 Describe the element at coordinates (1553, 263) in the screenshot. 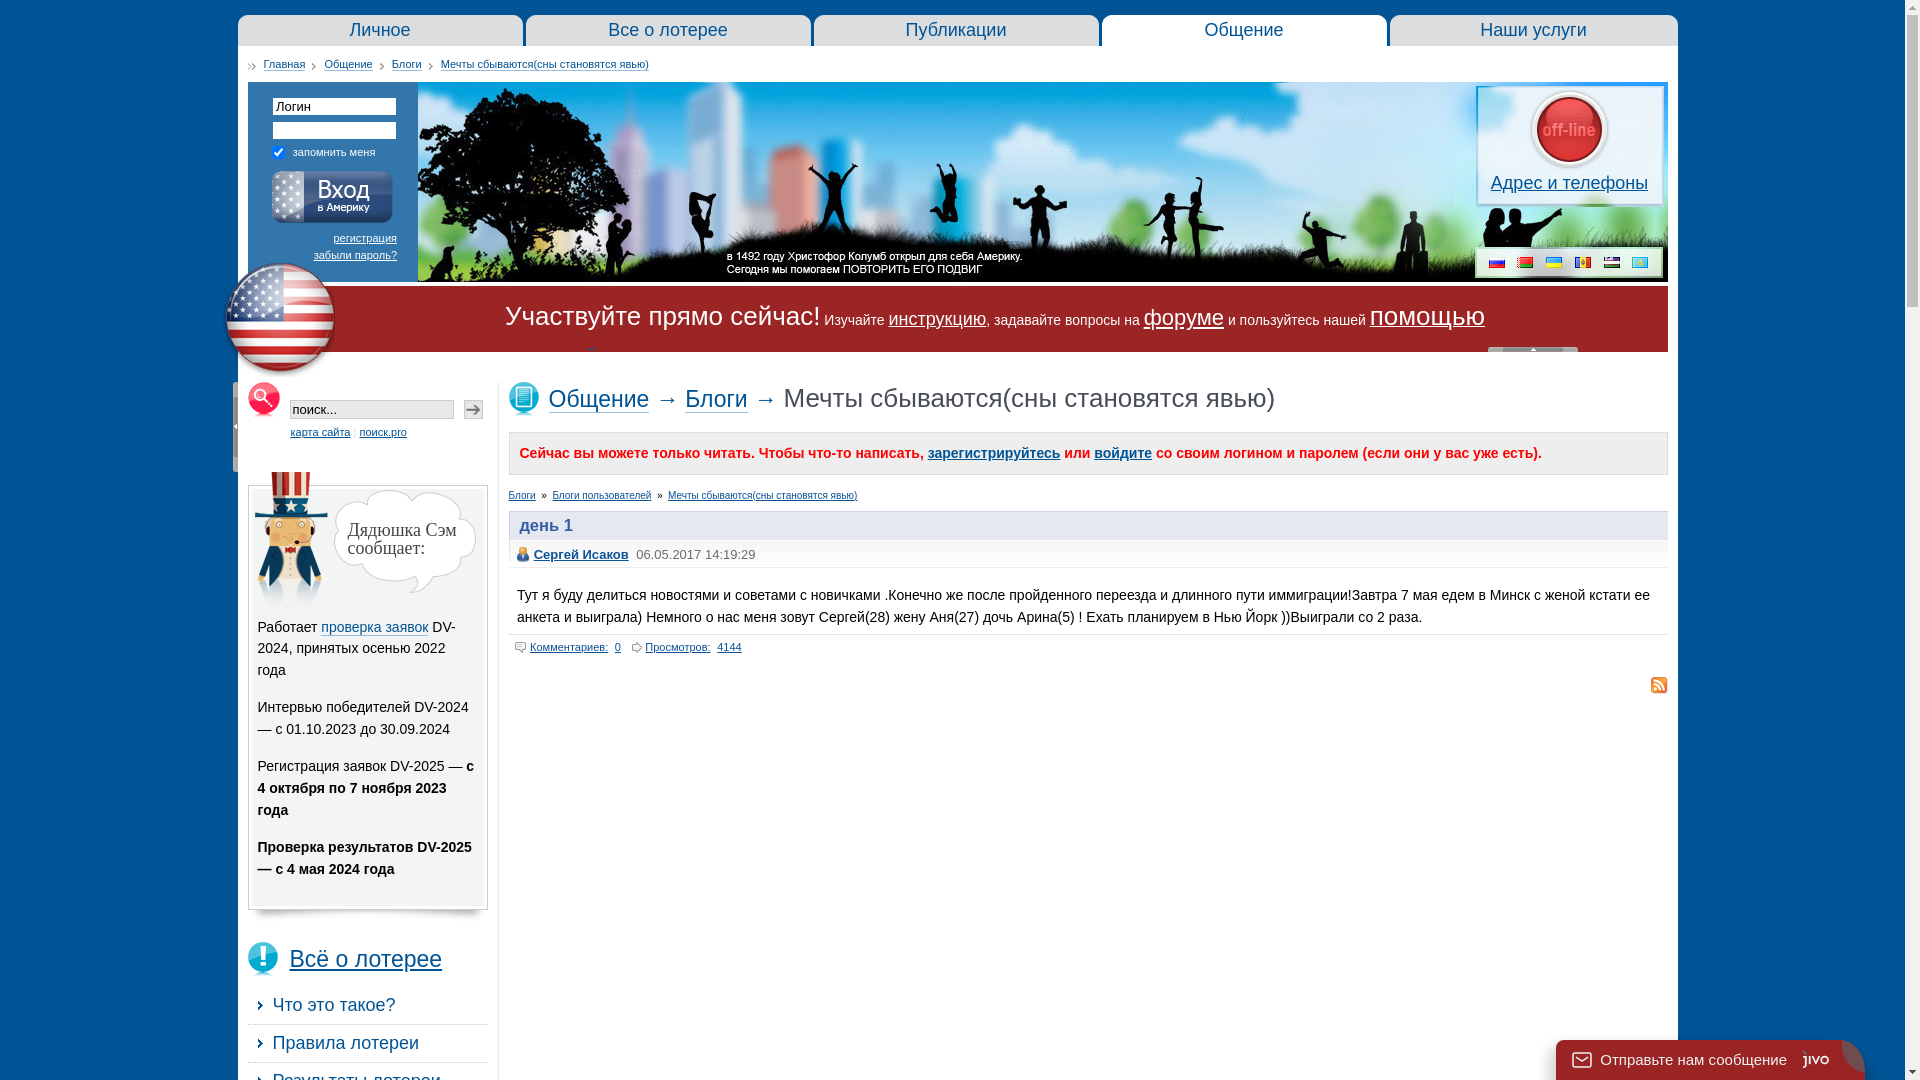

I see `'ua'` at that location.